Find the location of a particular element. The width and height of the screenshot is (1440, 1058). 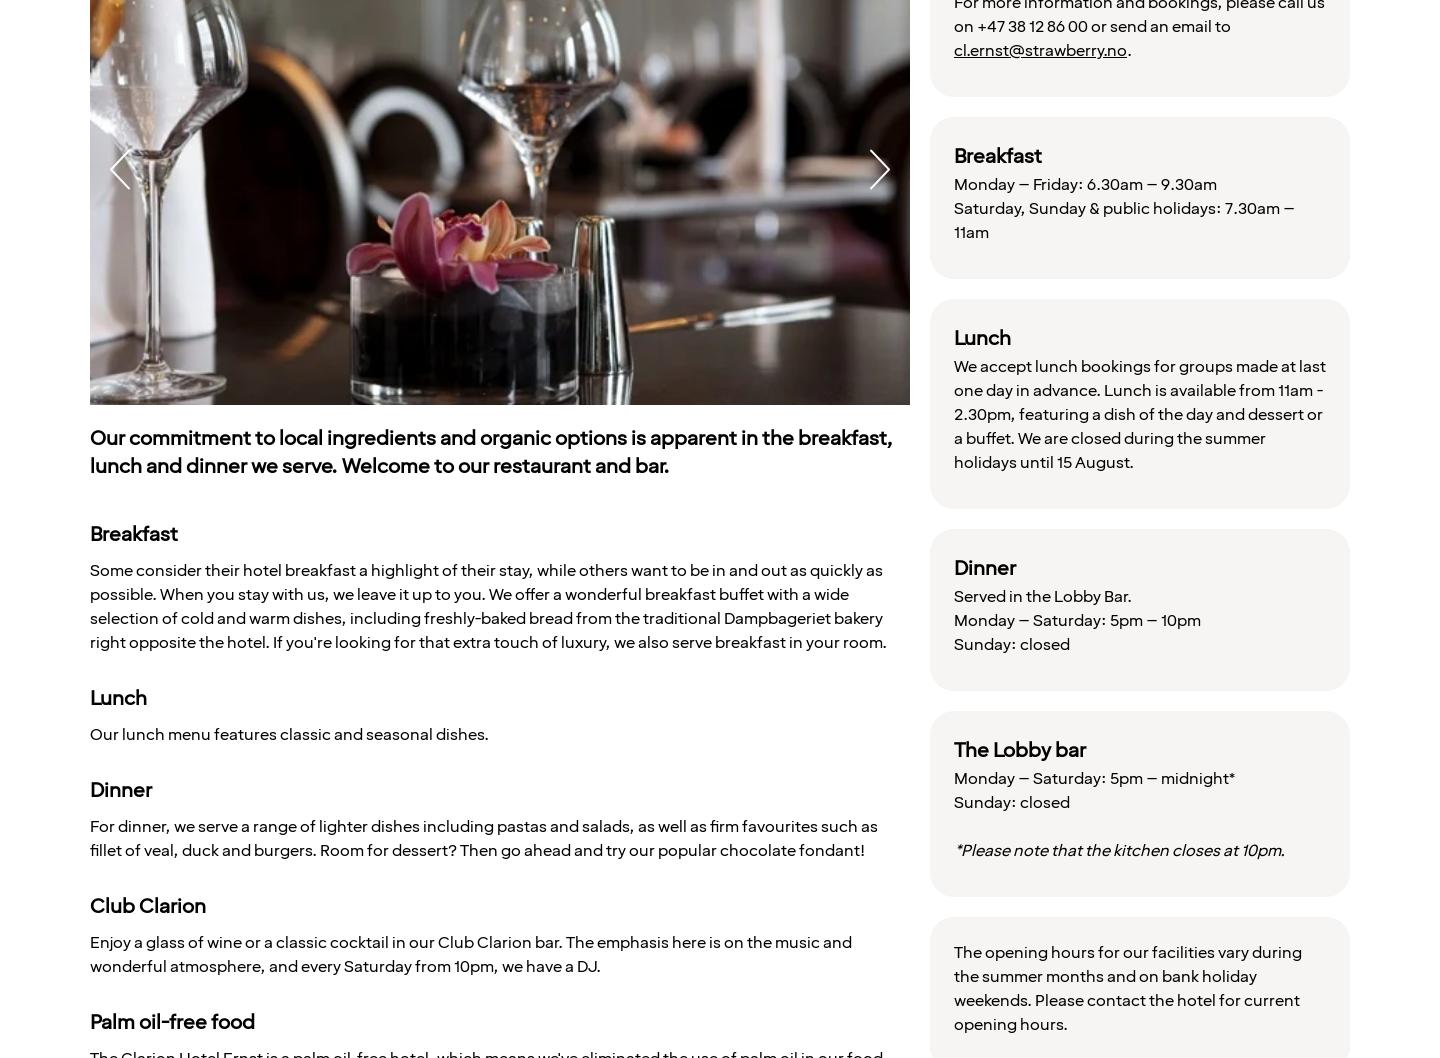

'The opening hours for our facilities vary during the summer months and on bank holiday weekends. Please contact the hotel for current opening hours.' is located at coordinates (1125, 986).